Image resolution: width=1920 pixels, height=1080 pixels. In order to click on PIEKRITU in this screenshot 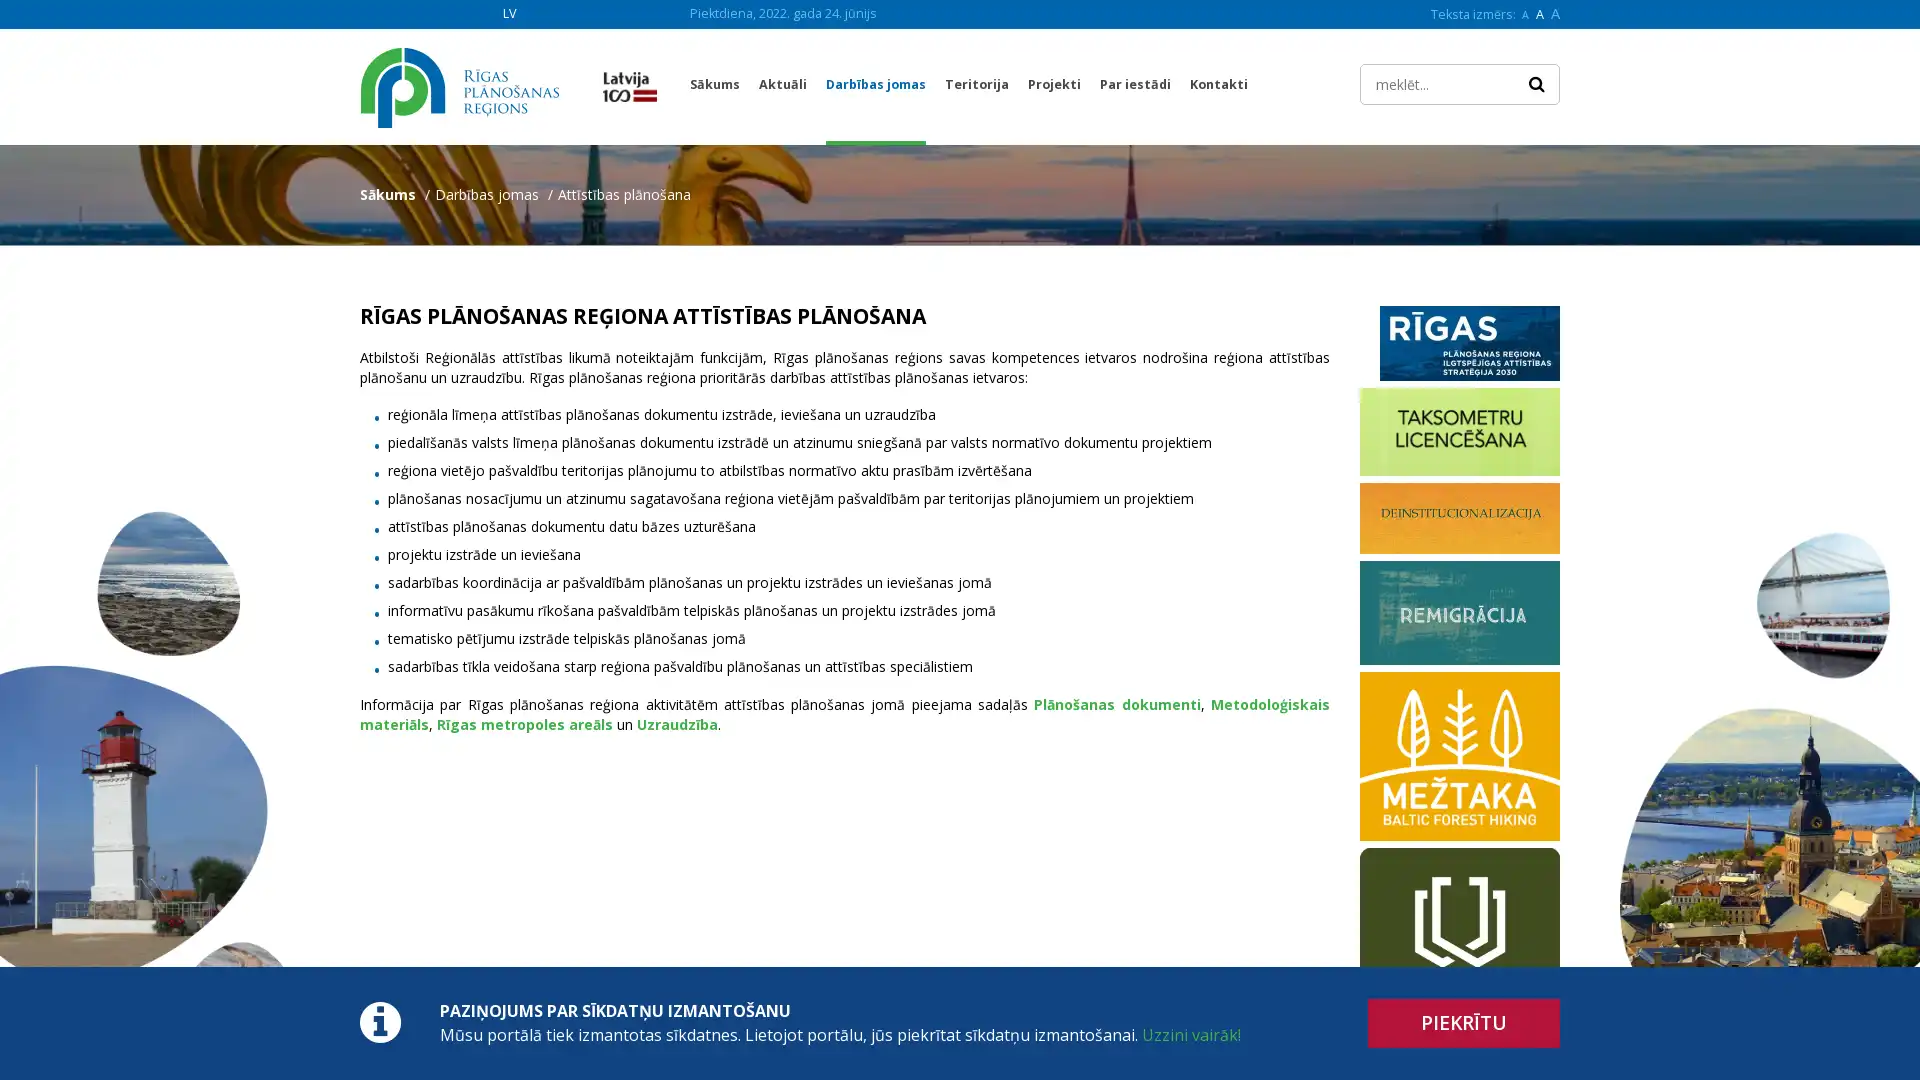, I will do `click(1464, 1023)`.